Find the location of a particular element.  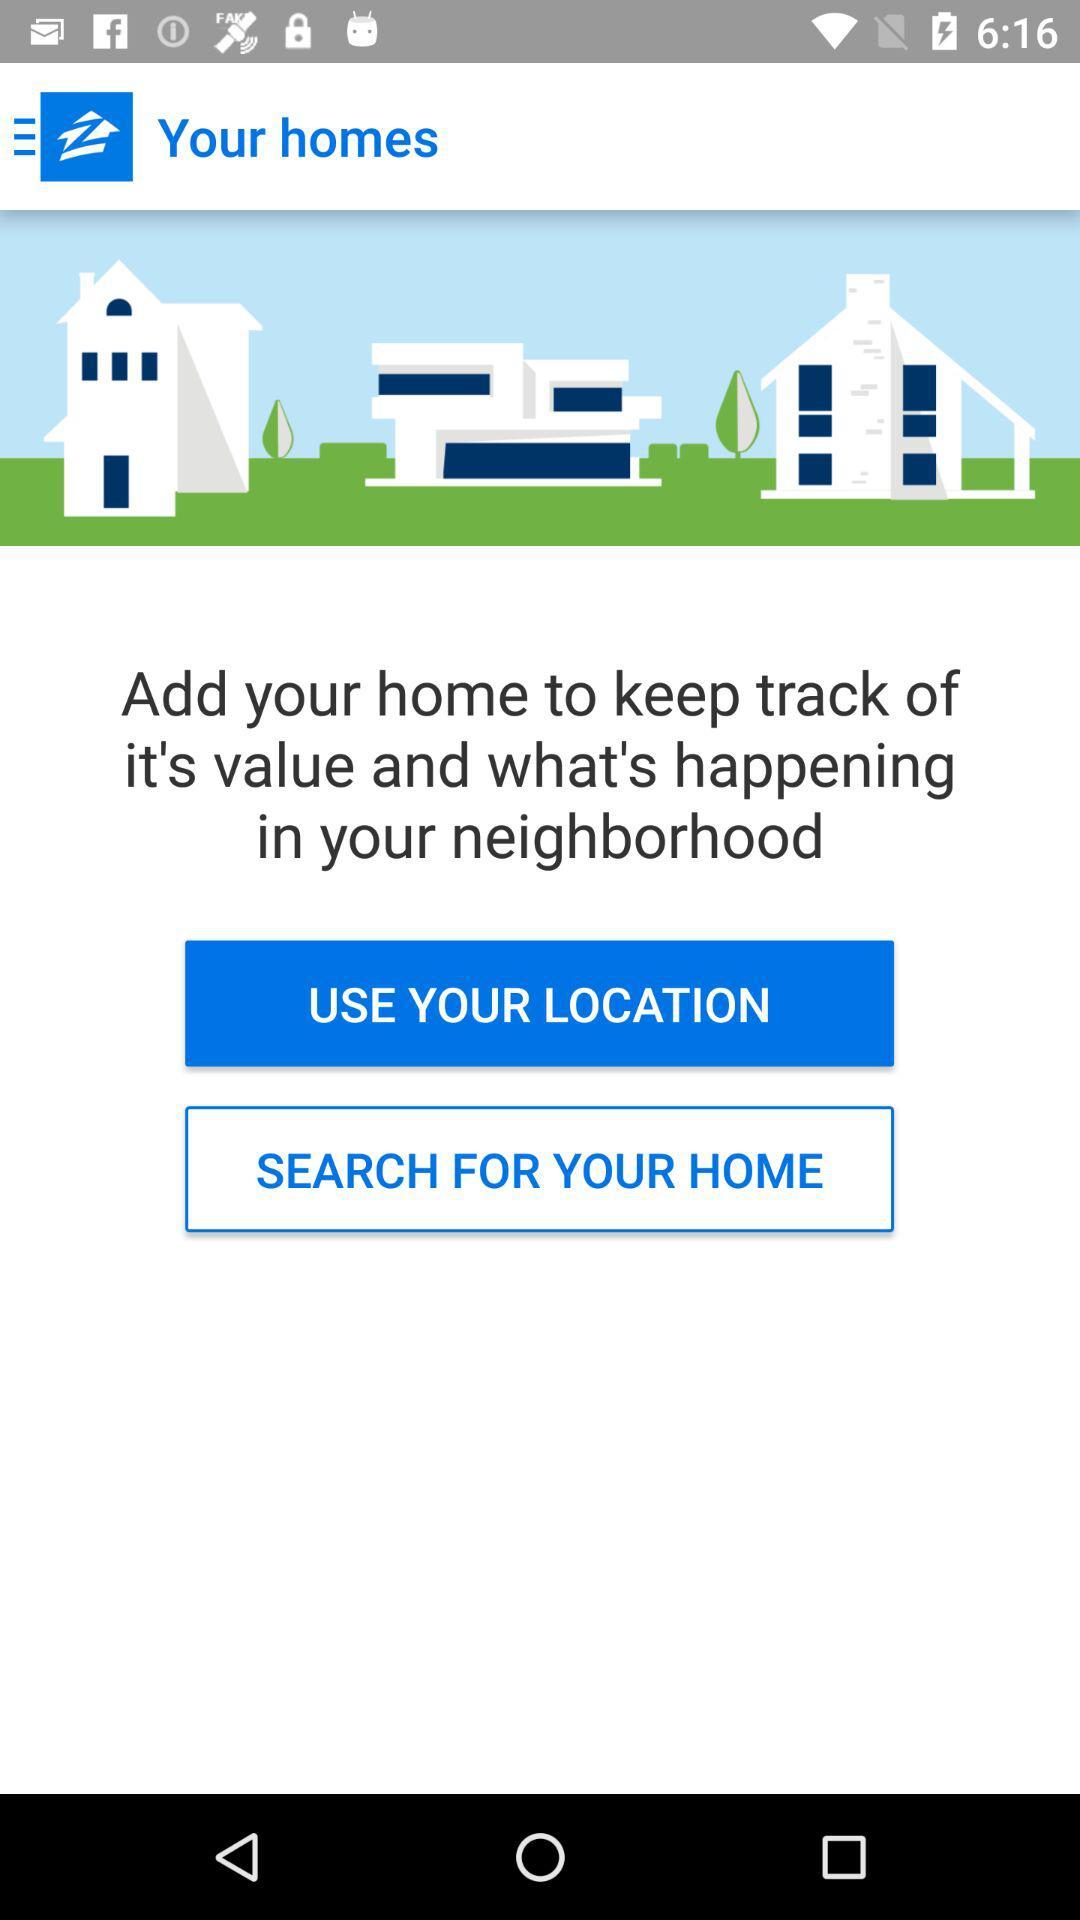

the icon next to the your homes app is located at coordinates (72, 135).